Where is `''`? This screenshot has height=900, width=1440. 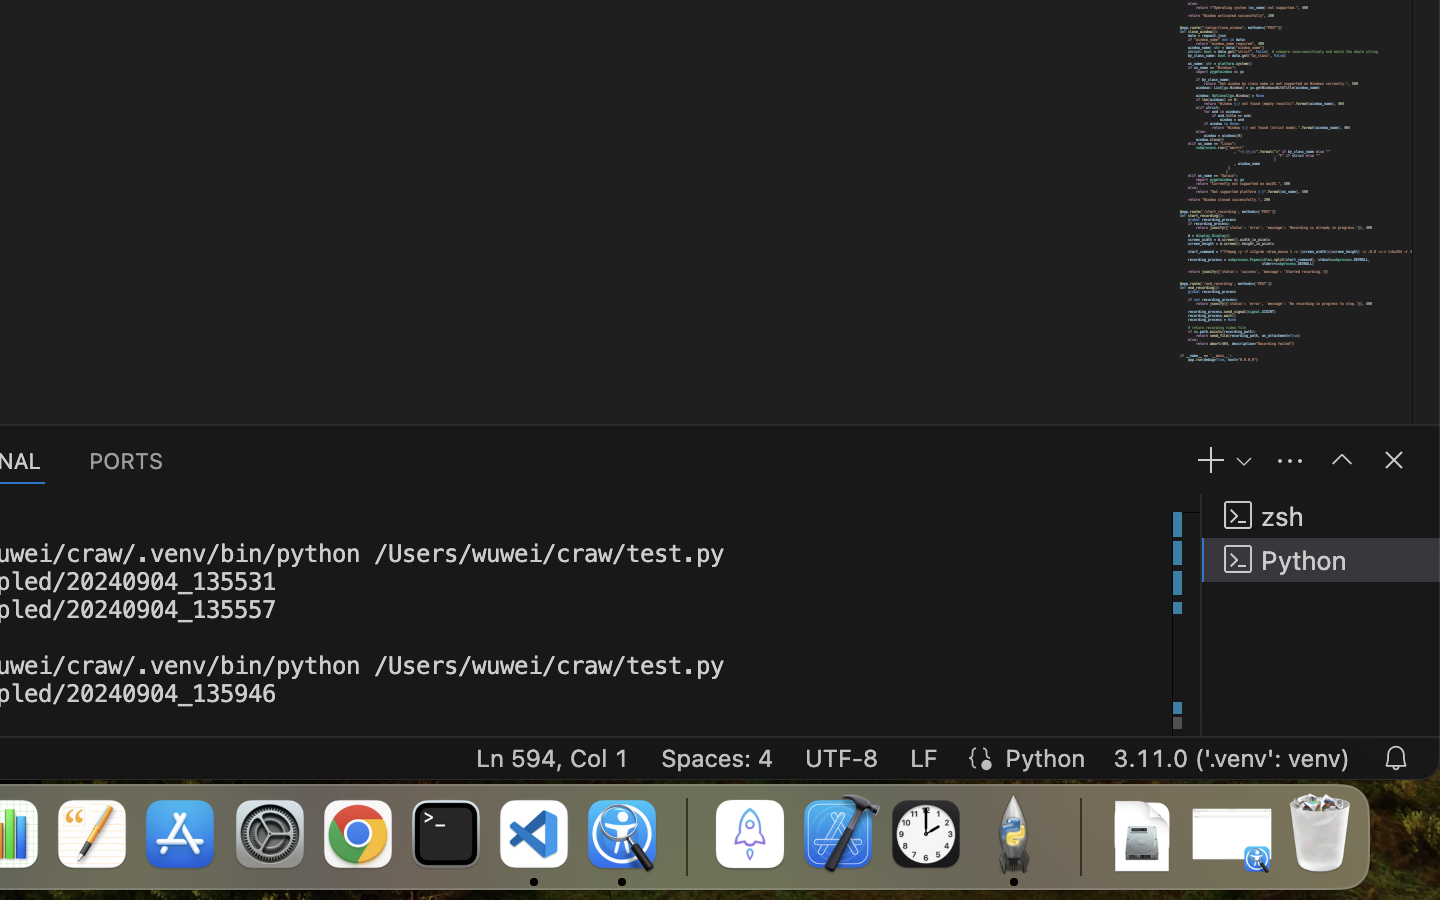
'' is located at coordinates (1340, 458).